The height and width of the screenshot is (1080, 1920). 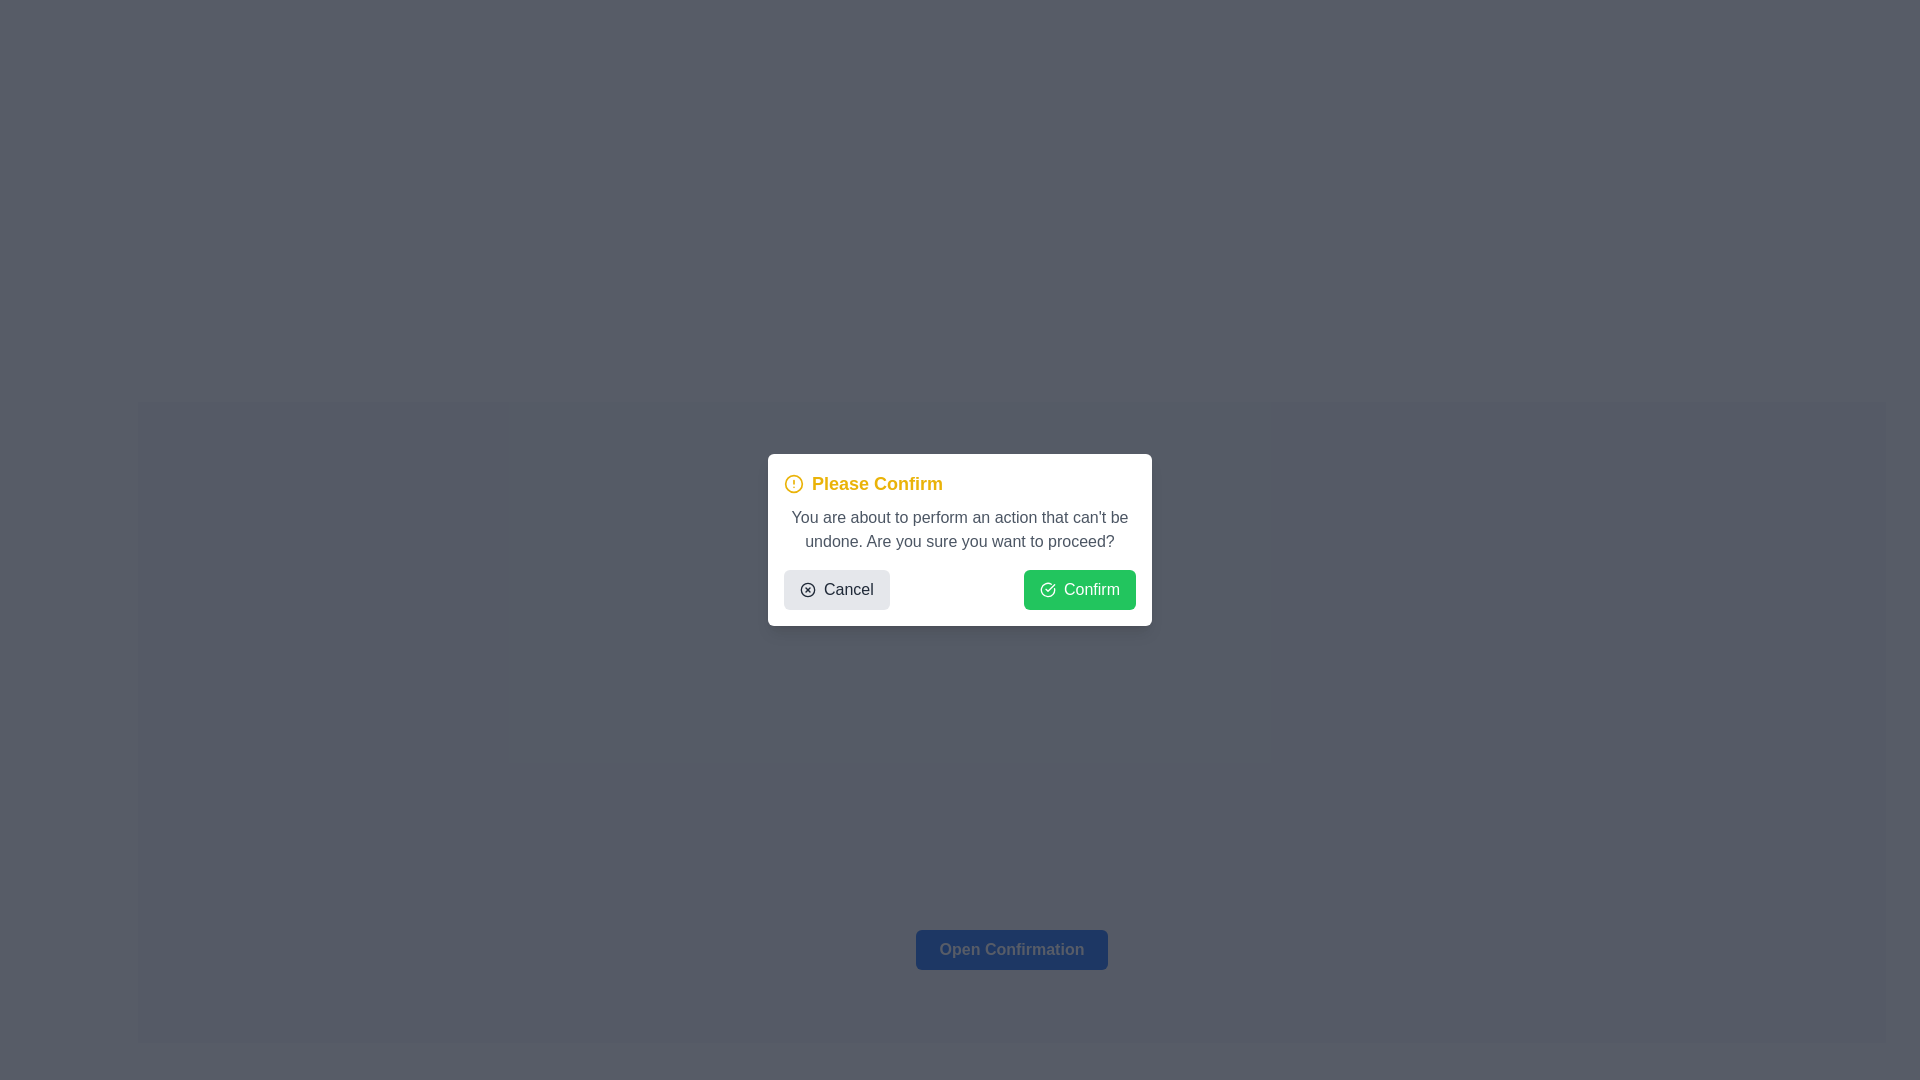 I want to click on the circular alert icon with a yellow fill located in the modal dialog titled 'Please Confirm', positioned at the top-left corner of the dialog, so click(x=792, y=483).